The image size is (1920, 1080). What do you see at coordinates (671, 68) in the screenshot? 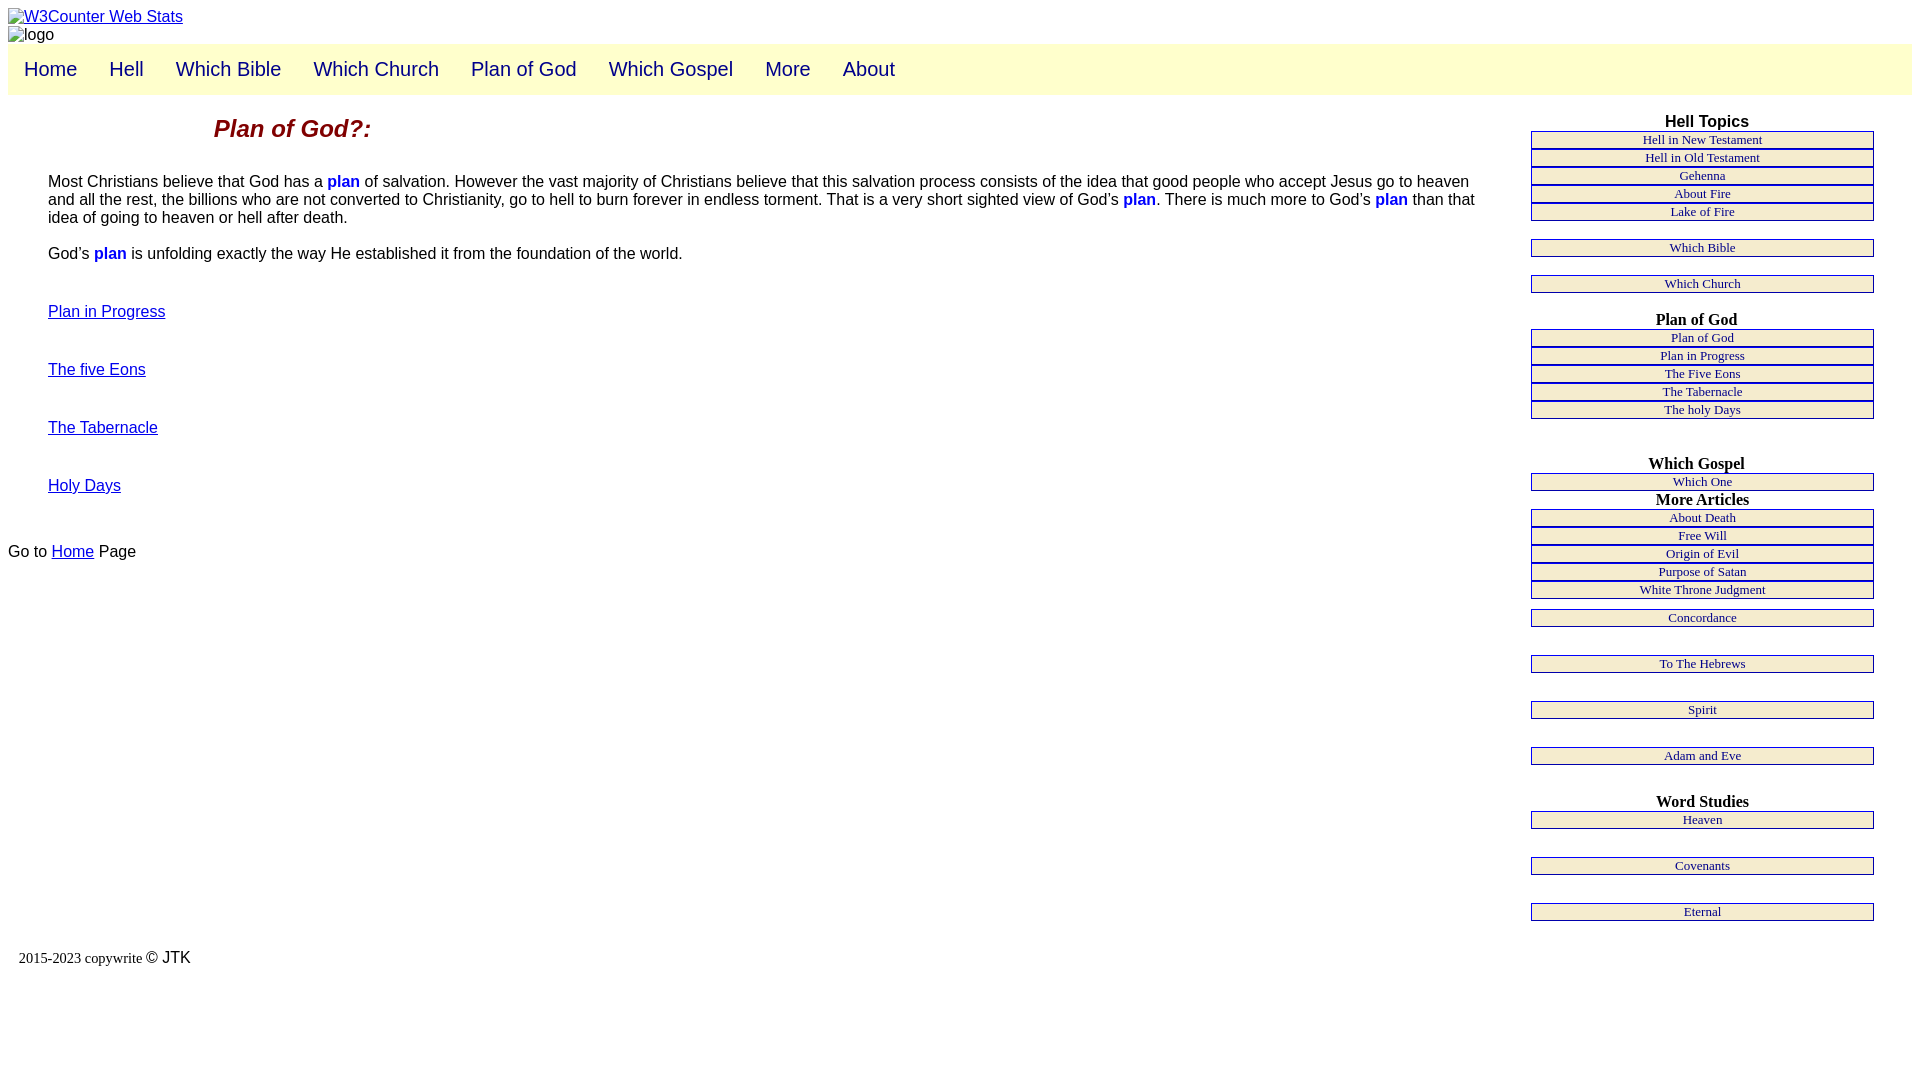
I see `'Which Gospel'` at bounding box center [671, 68].